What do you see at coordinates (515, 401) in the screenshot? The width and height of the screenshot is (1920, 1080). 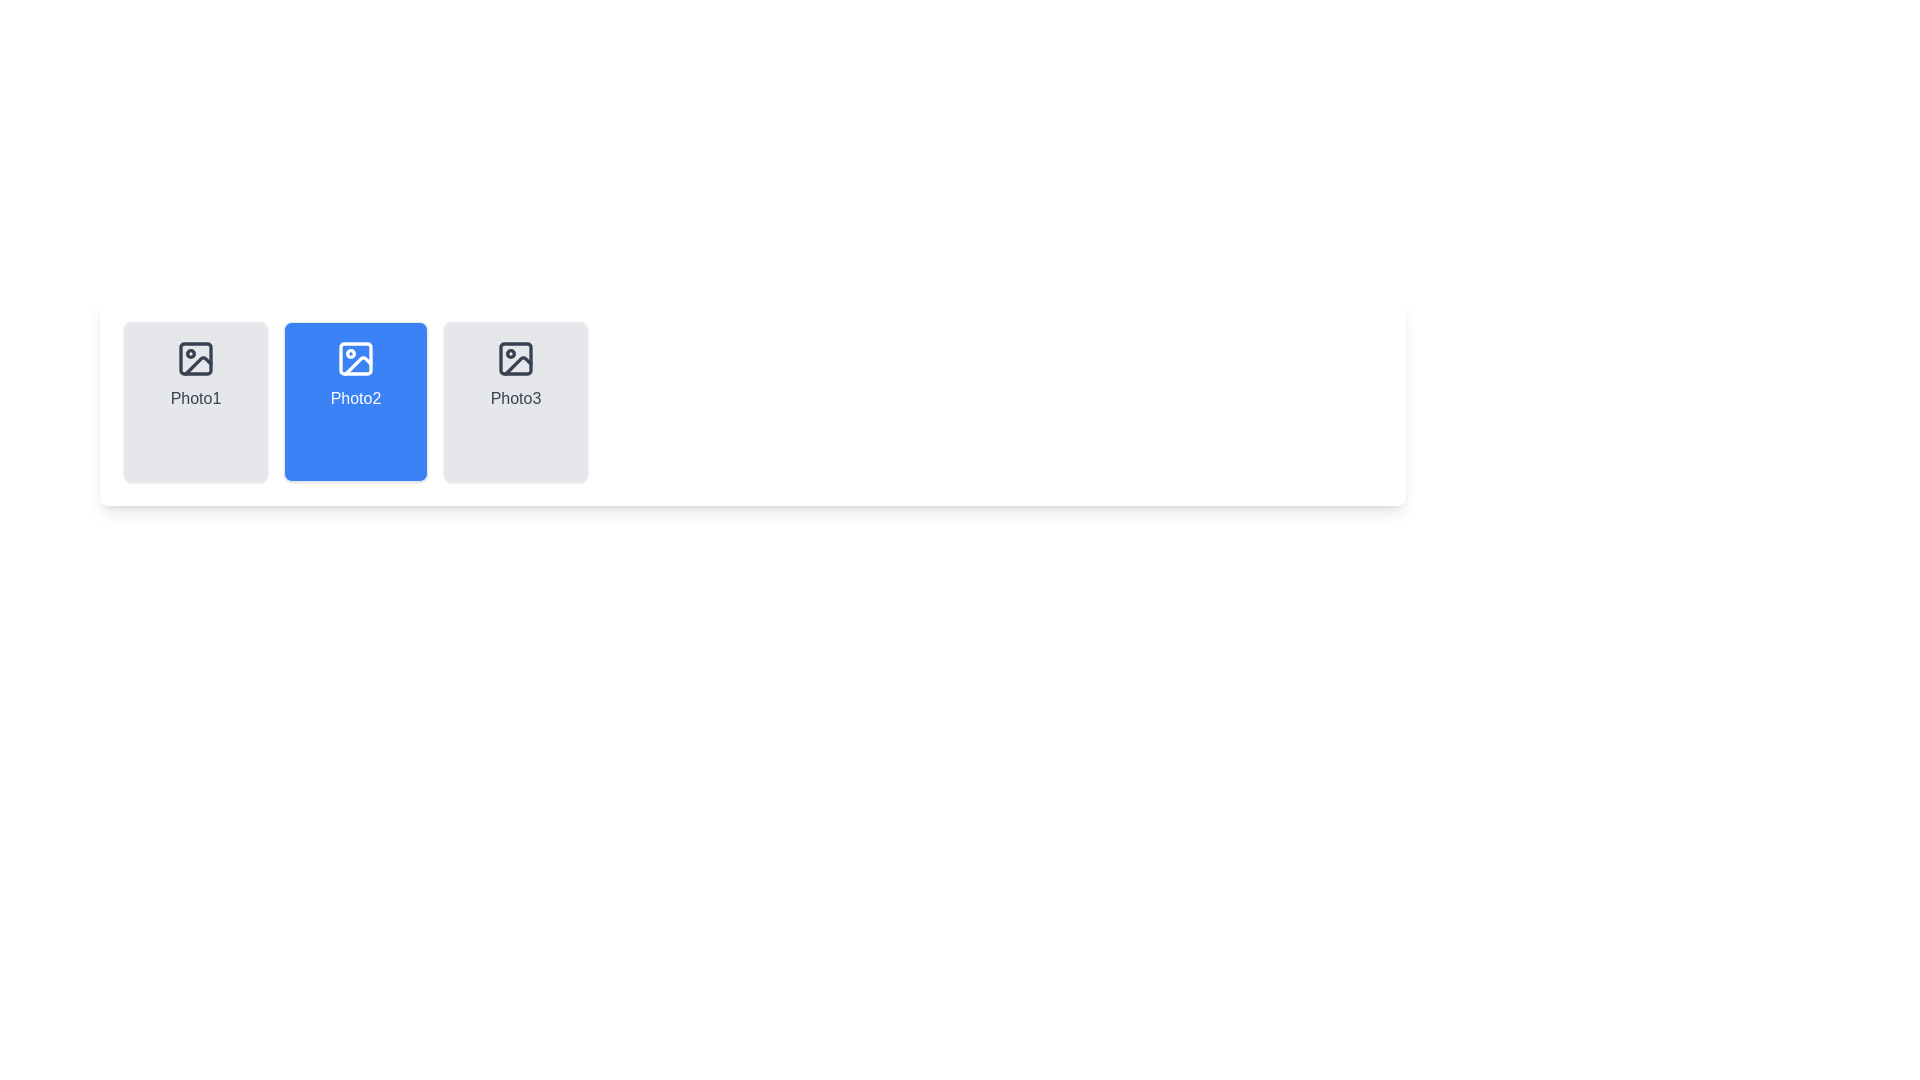 I see `the gallery chip labeled 'Photo3' to toggle its selection state` at bounding box center [515, 401].